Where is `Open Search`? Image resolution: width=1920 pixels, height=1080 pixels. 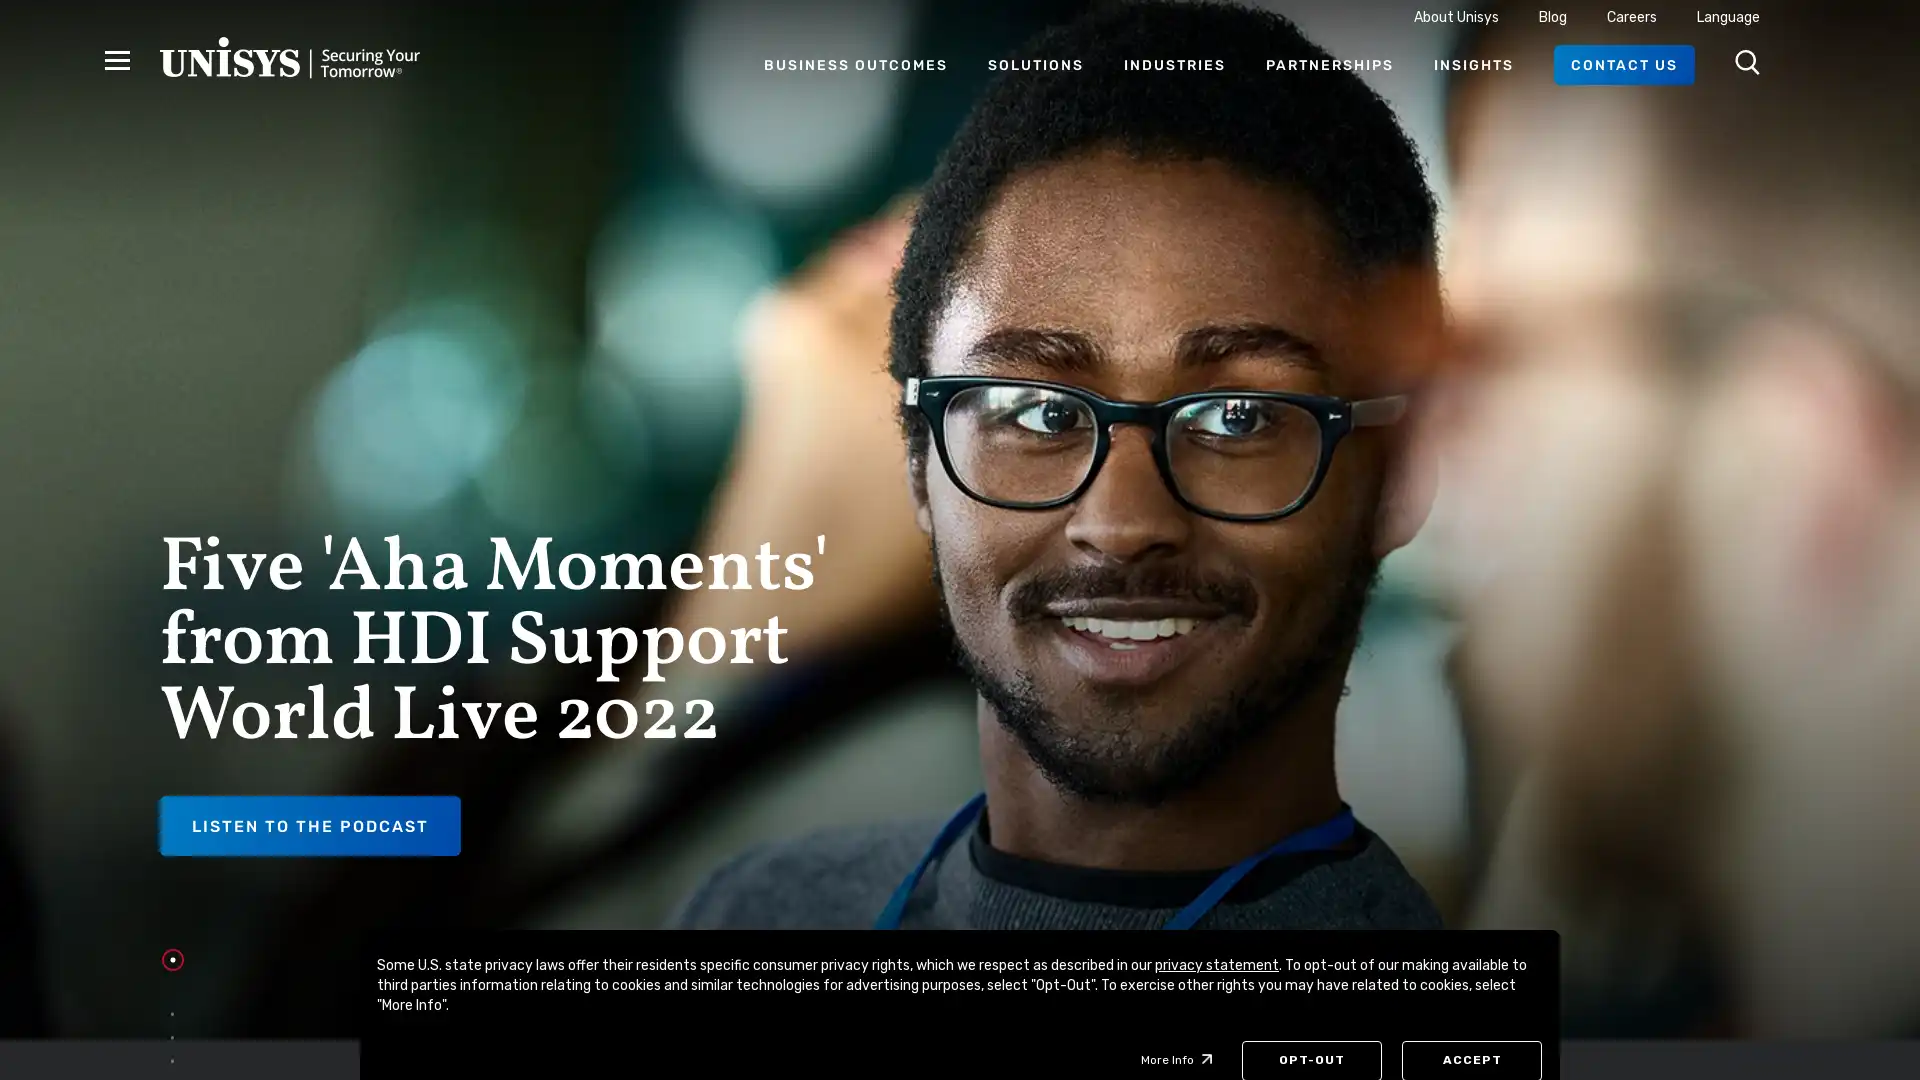 Open Search is located at coordinates (1746, 61).